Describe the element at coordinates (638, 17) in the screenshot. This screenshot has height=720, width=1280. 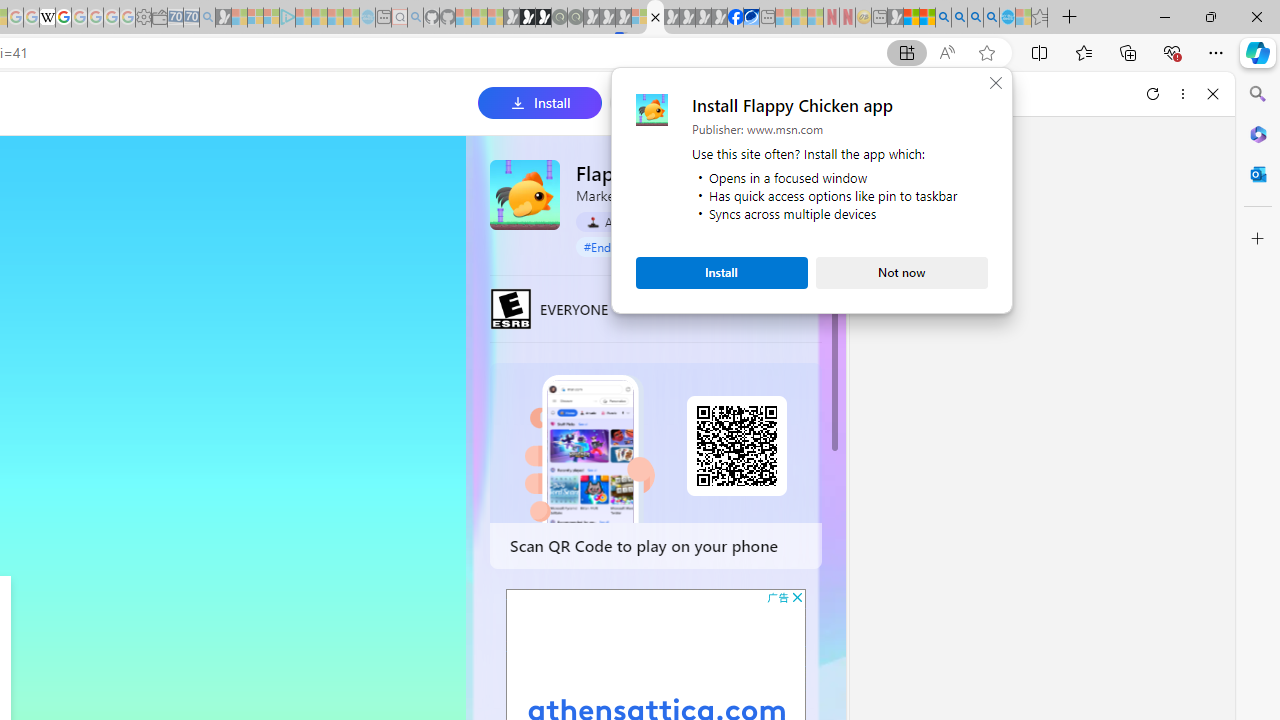
I see `'Sign in to your account - Sleeping'` at that location.